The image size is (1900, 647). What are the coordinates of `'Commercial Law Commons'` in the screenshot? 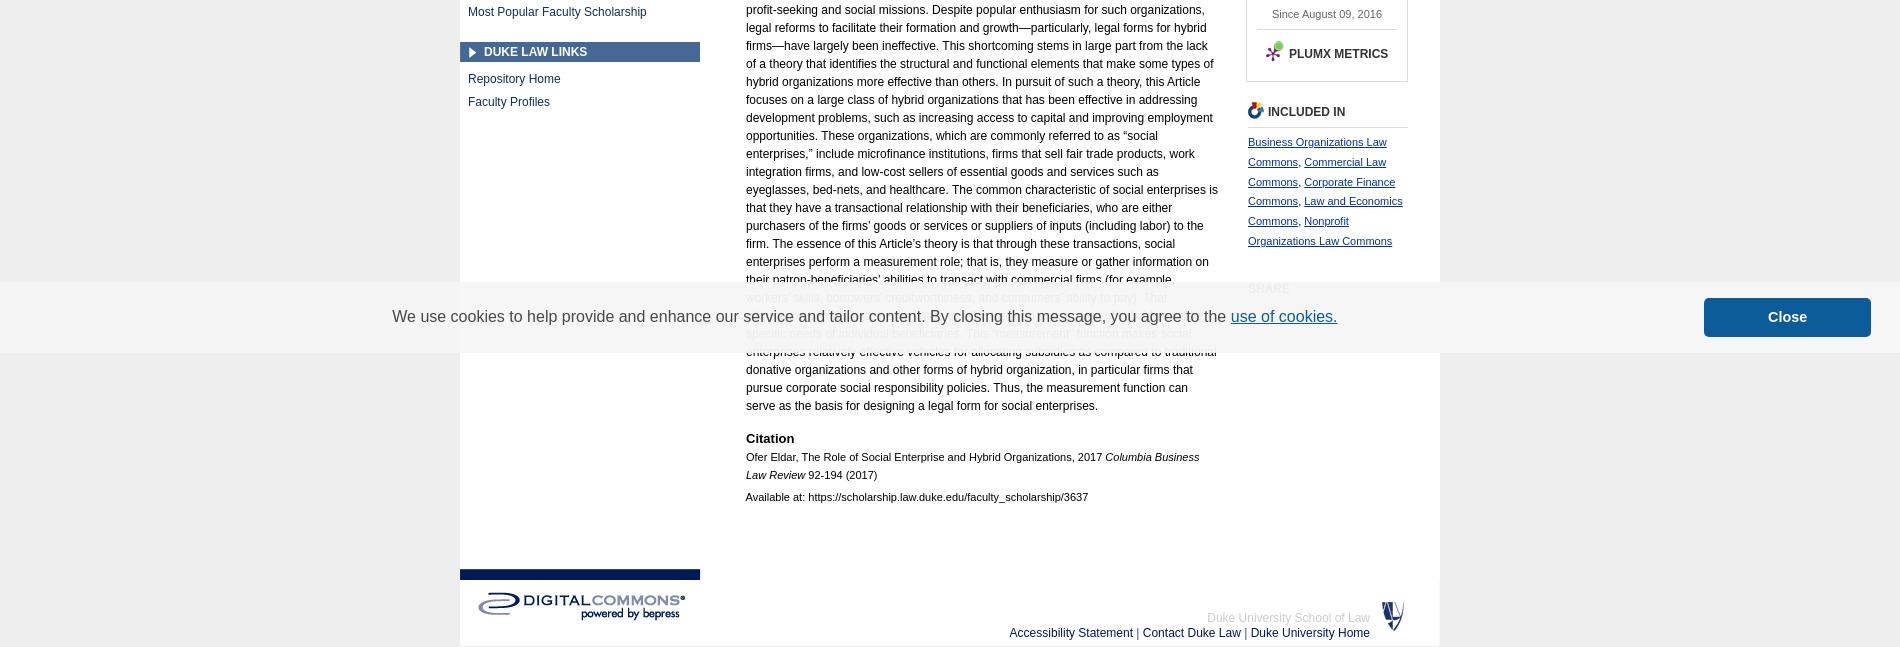 It's located at (1316, 171).